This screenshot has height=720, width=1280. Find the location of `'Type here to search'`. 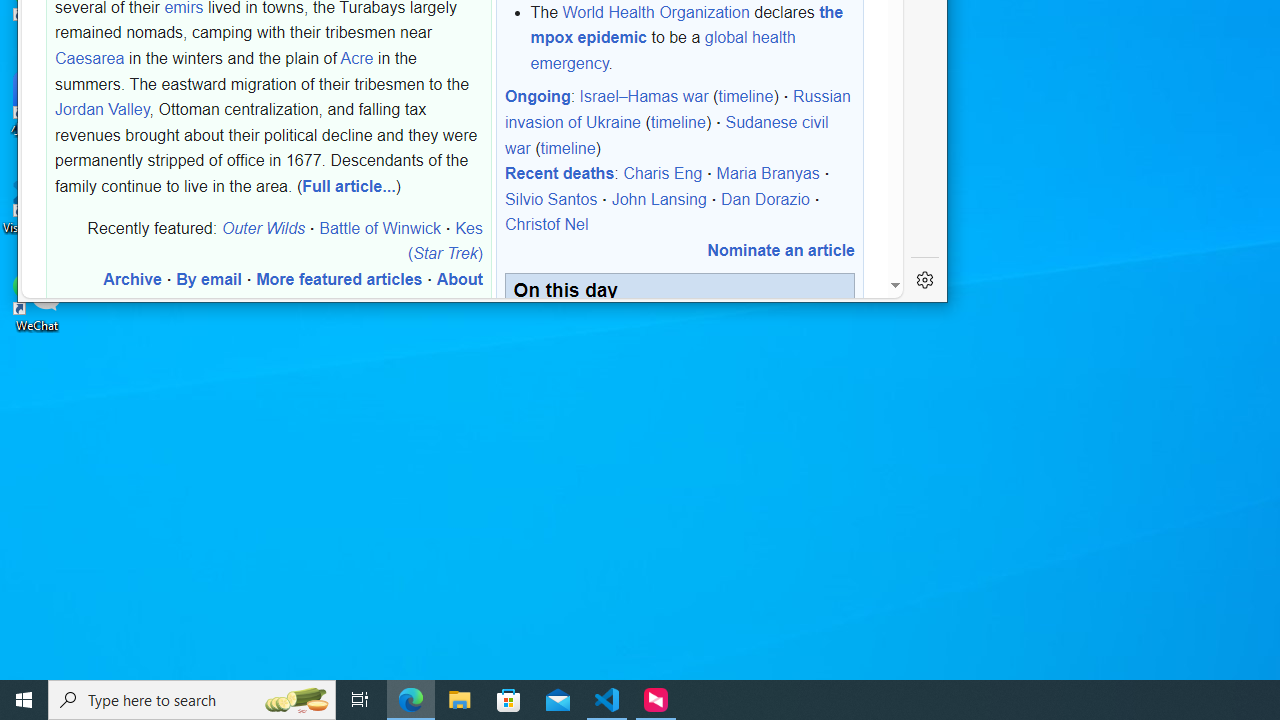

'Type here to search' is located at coordinates (192, 698).